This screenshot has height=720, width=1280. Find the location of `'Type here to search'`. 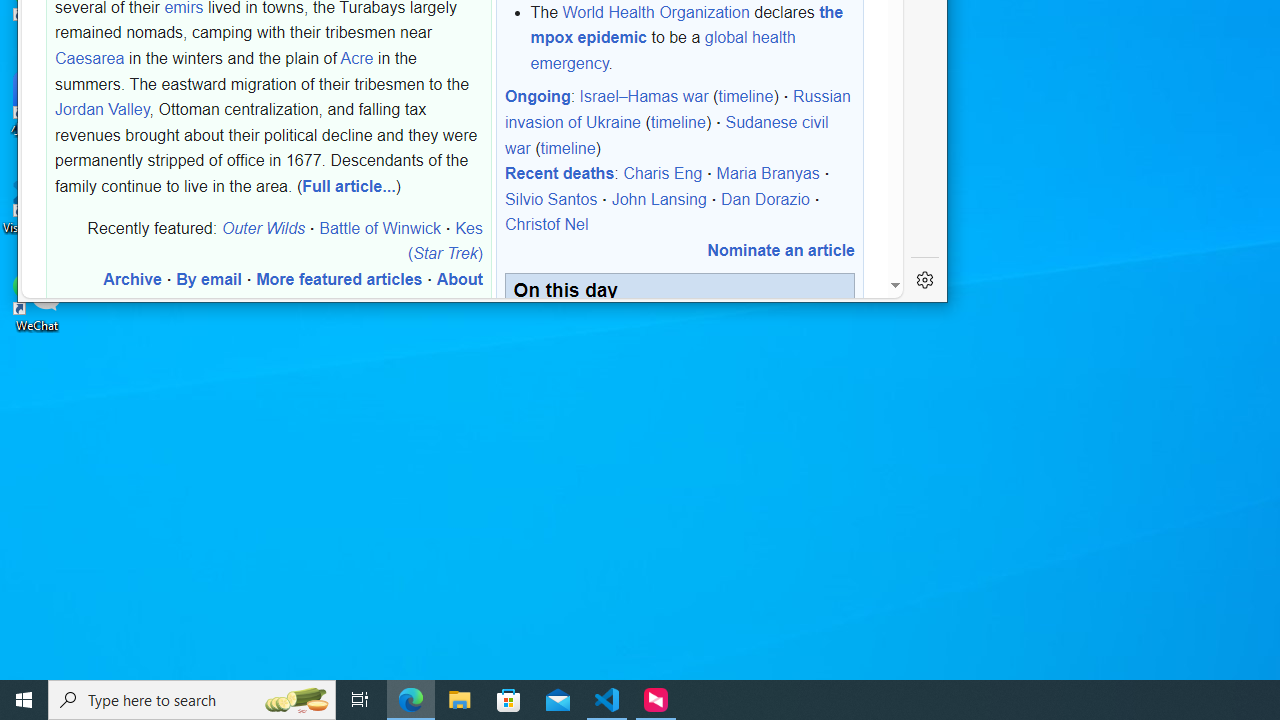

'Type here to search' is located at coordinates (192, 698).